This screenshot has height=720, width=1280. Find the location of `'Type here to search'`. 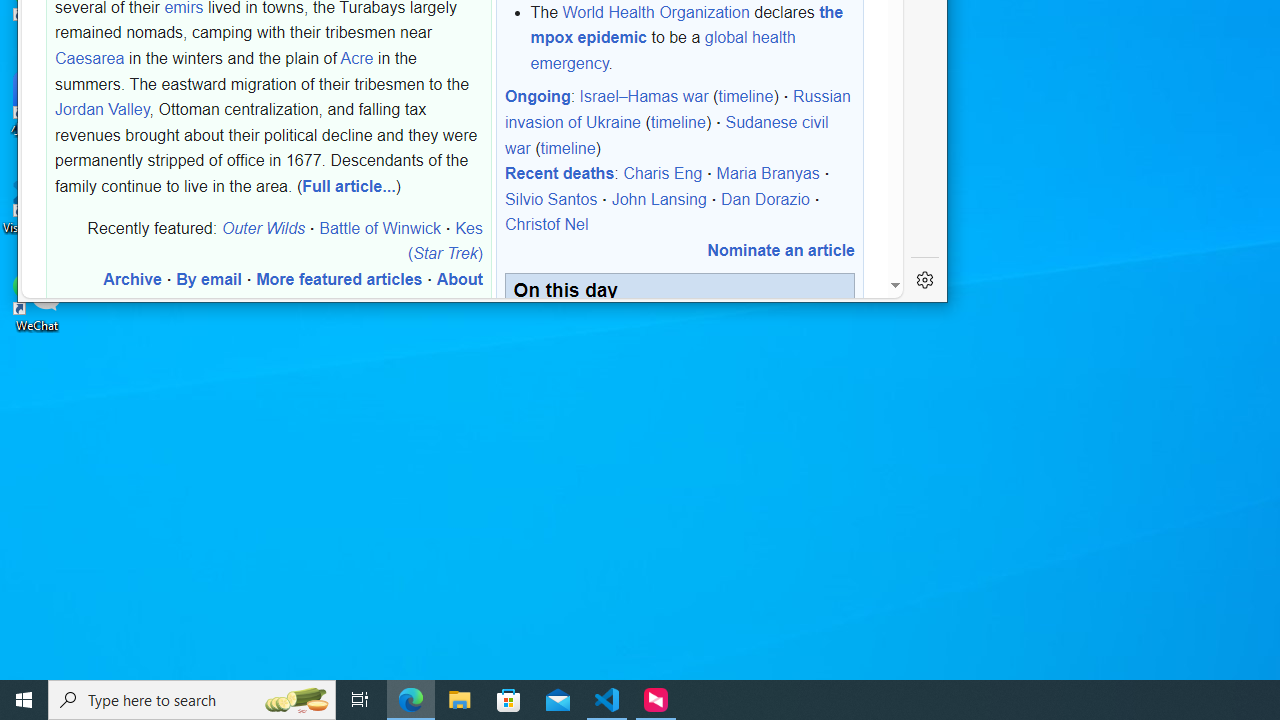

'Type here to search' is located at coordinates (192, 698).